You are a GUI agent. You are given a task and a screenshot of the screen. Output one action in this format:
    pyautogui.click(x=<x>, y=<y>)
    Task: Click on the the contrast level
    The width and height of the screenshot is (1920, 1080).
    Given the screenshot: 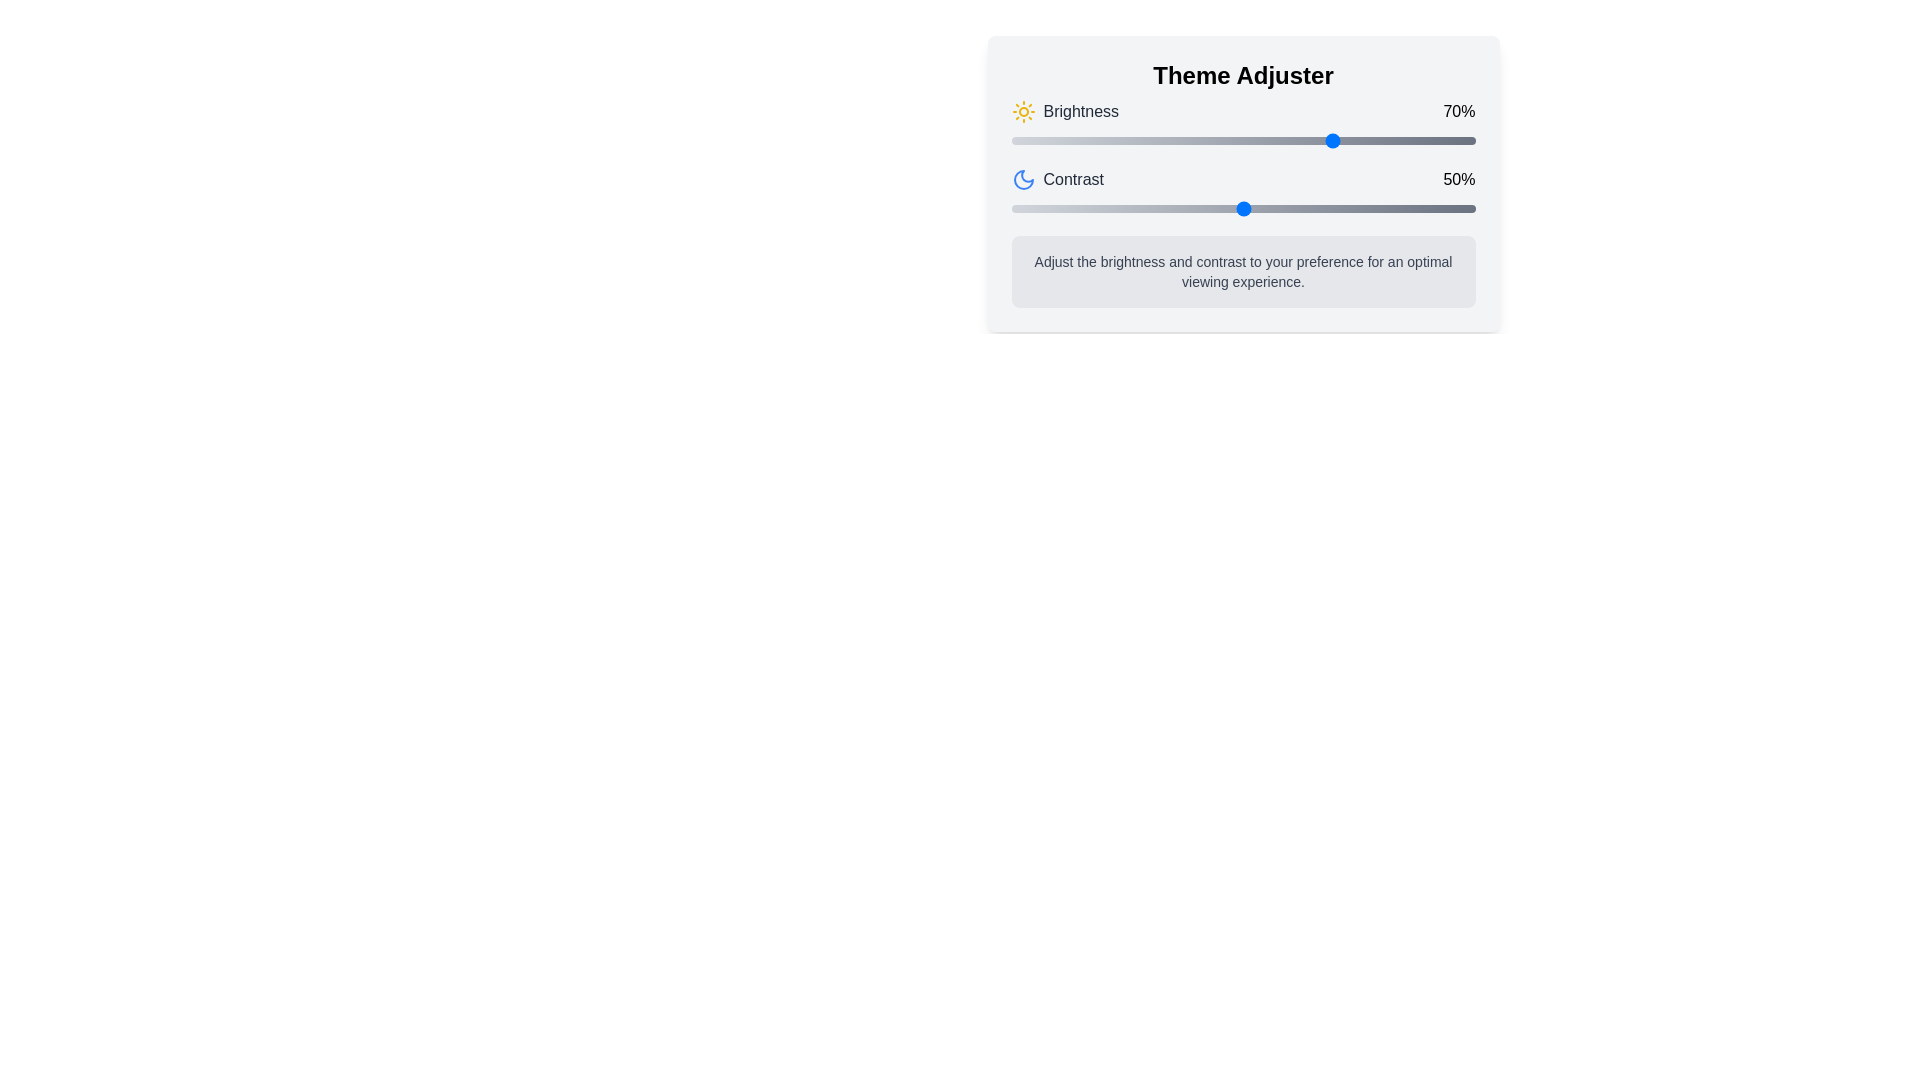 What is the action you would take?
    pyautogui.click(x=1265, y=208)
    